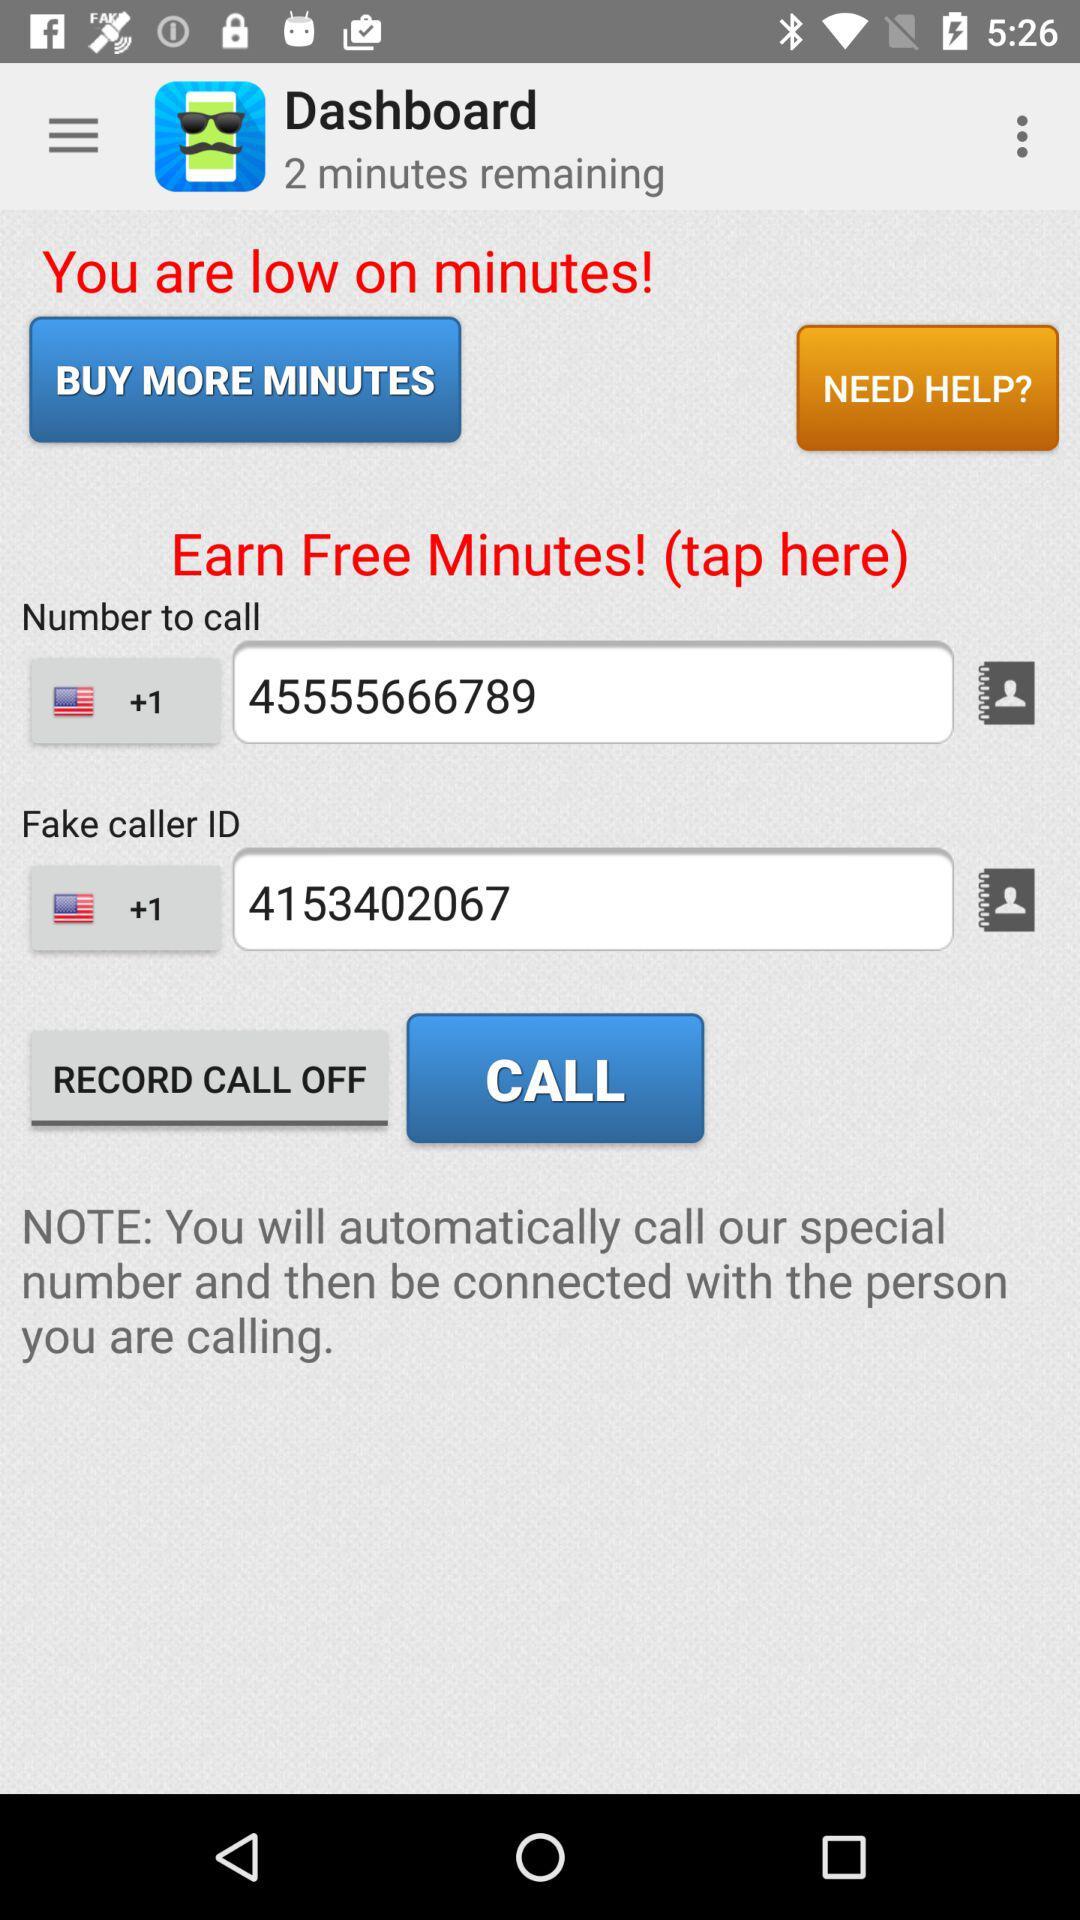 This screenshot has height=1920, width=1080. Describe the element at coordinates (209, 1077) in the screenshot. I see `icon below +1 item` at that location.